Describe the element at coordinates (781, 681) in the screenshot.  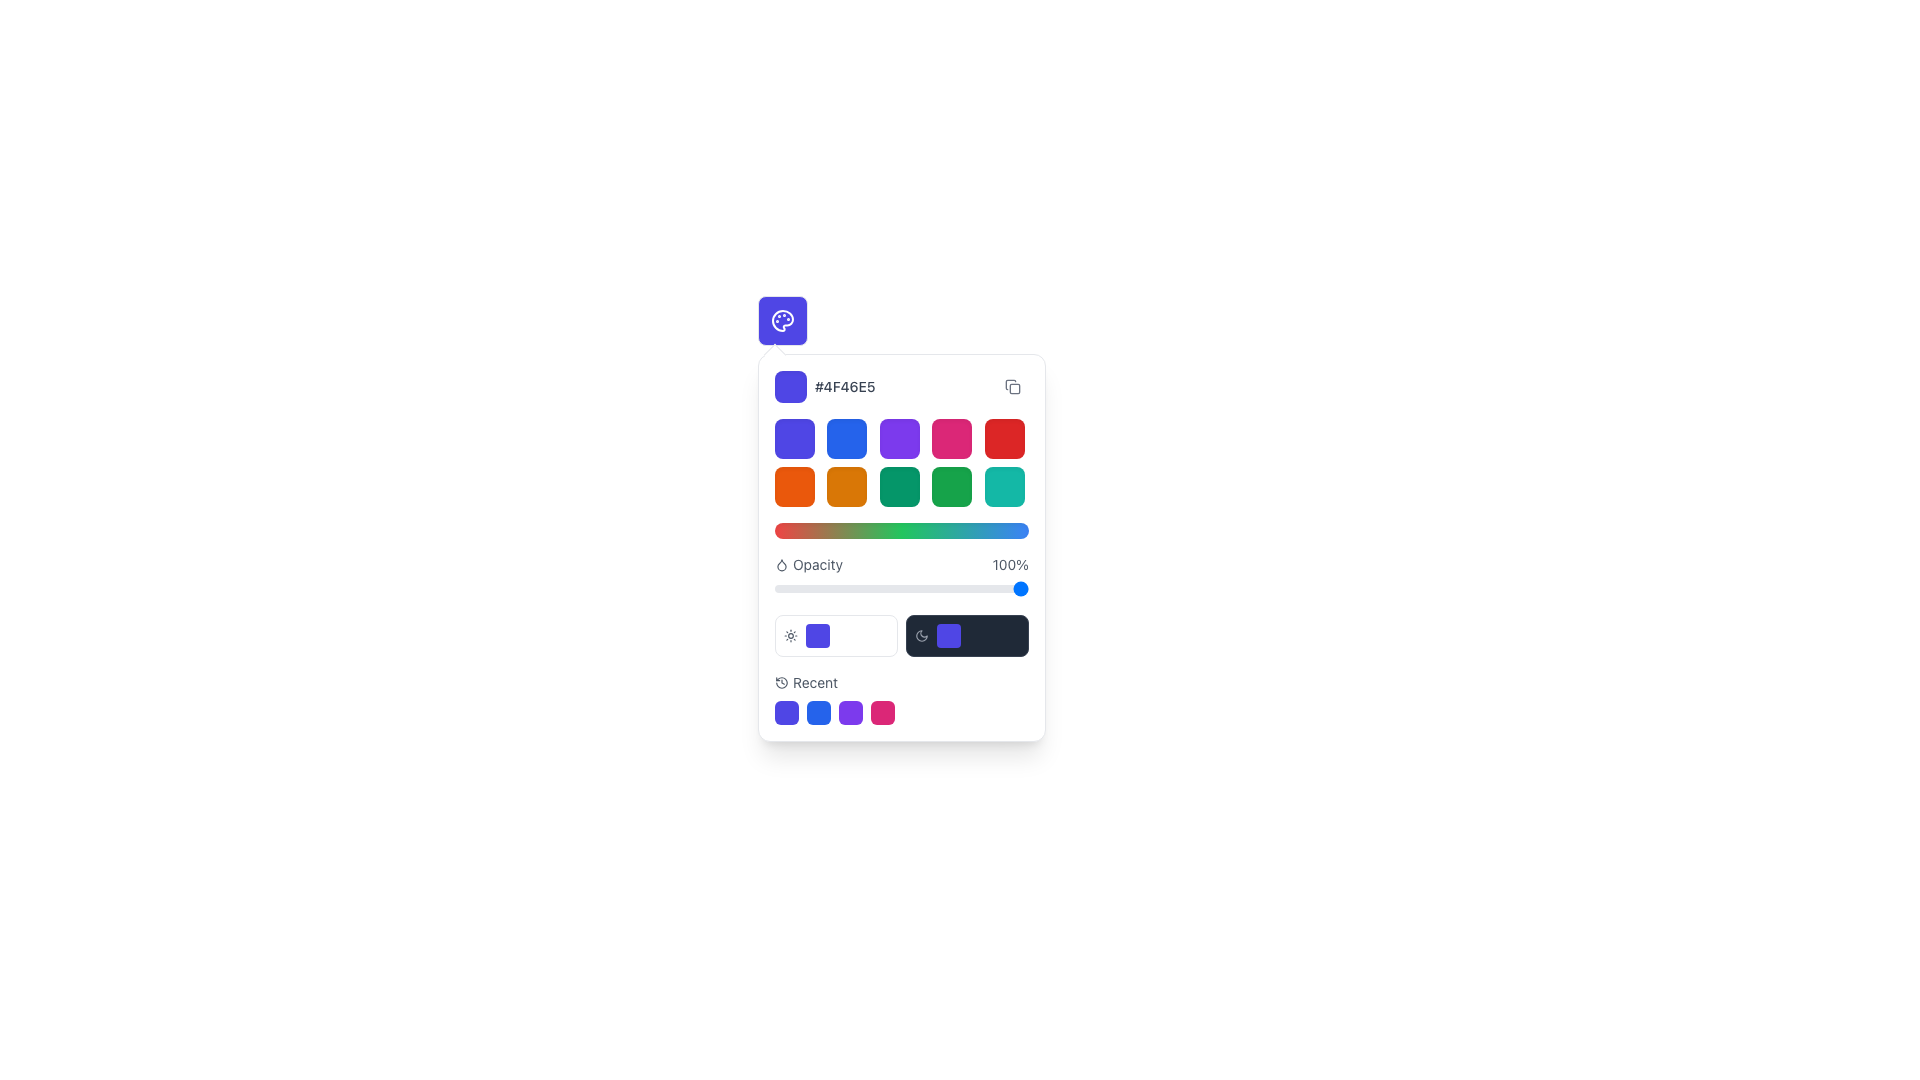
I see `the circular history icon, which is positioned at the beginning of the section containing the 'Recent' text label` at that location.